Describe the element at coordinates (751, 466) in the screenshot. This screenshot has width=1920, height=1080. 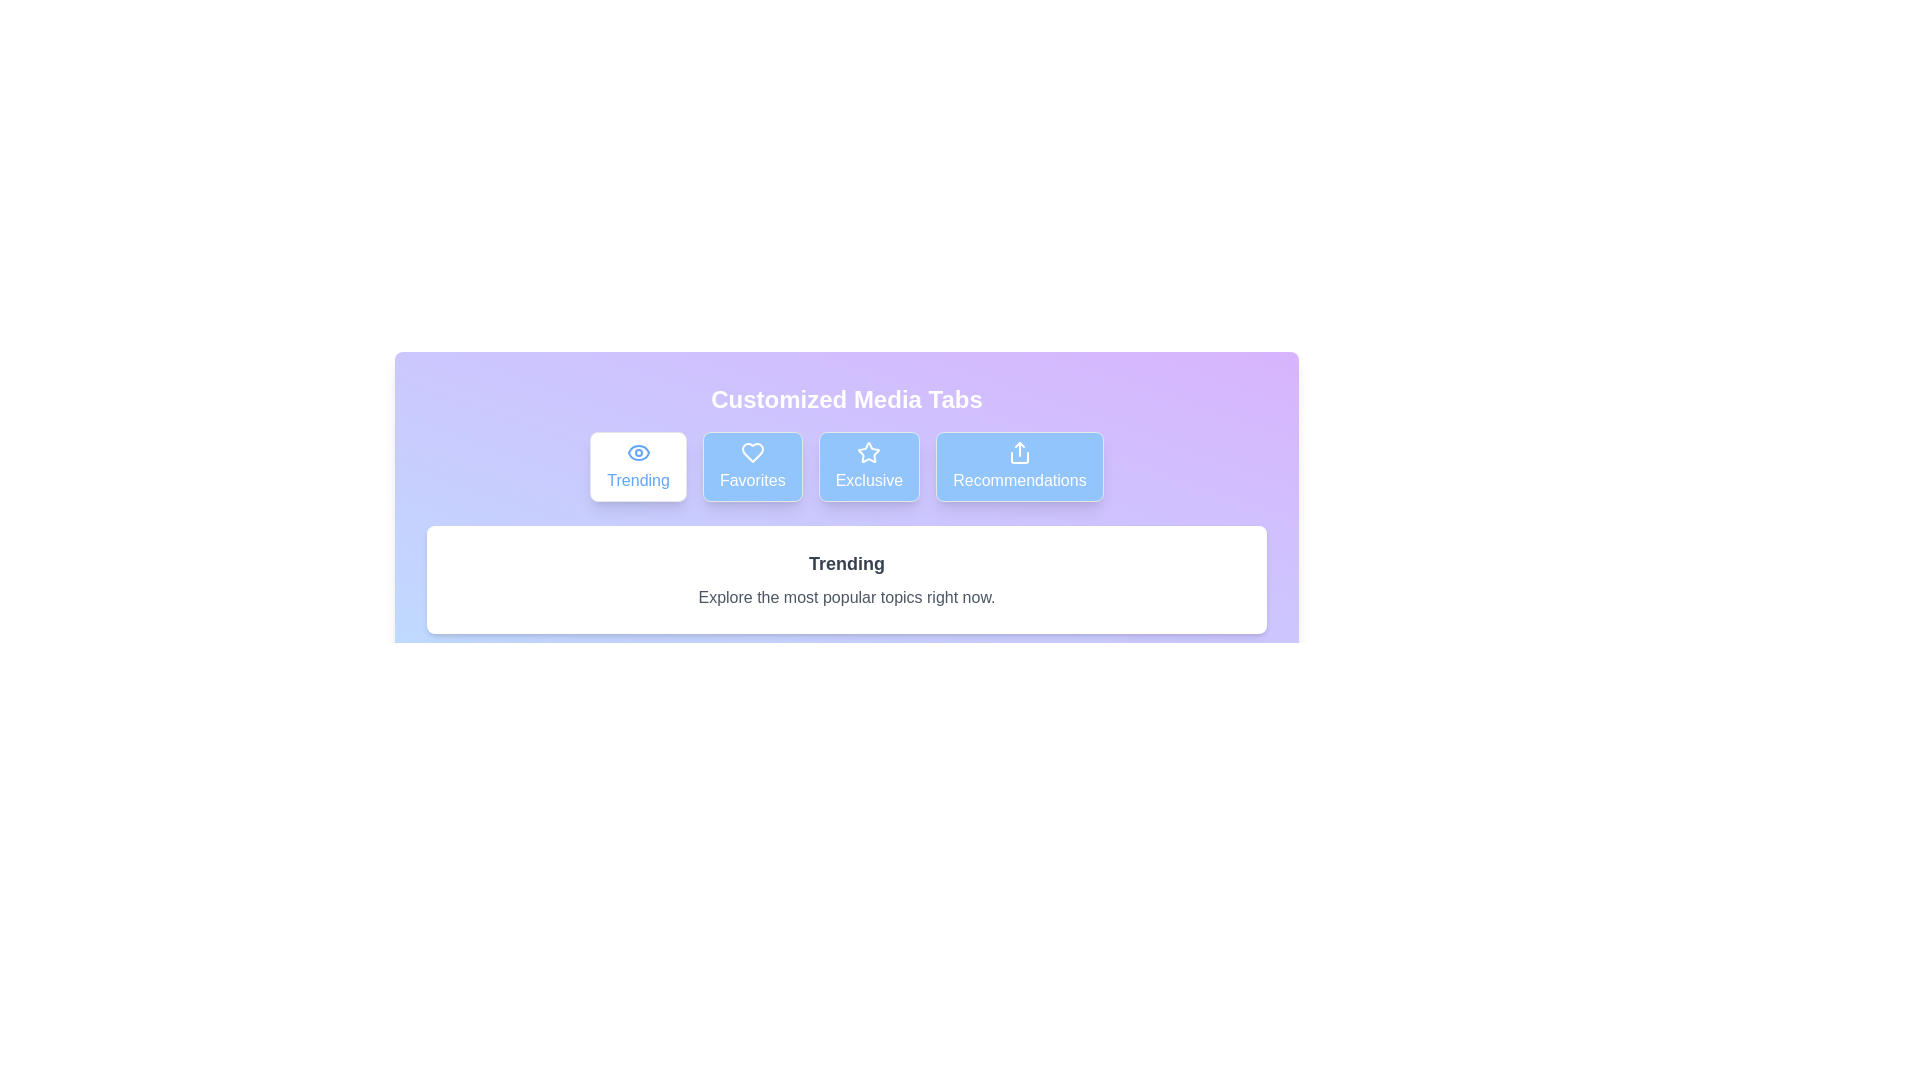
I see `the Favorites tab` at that location.